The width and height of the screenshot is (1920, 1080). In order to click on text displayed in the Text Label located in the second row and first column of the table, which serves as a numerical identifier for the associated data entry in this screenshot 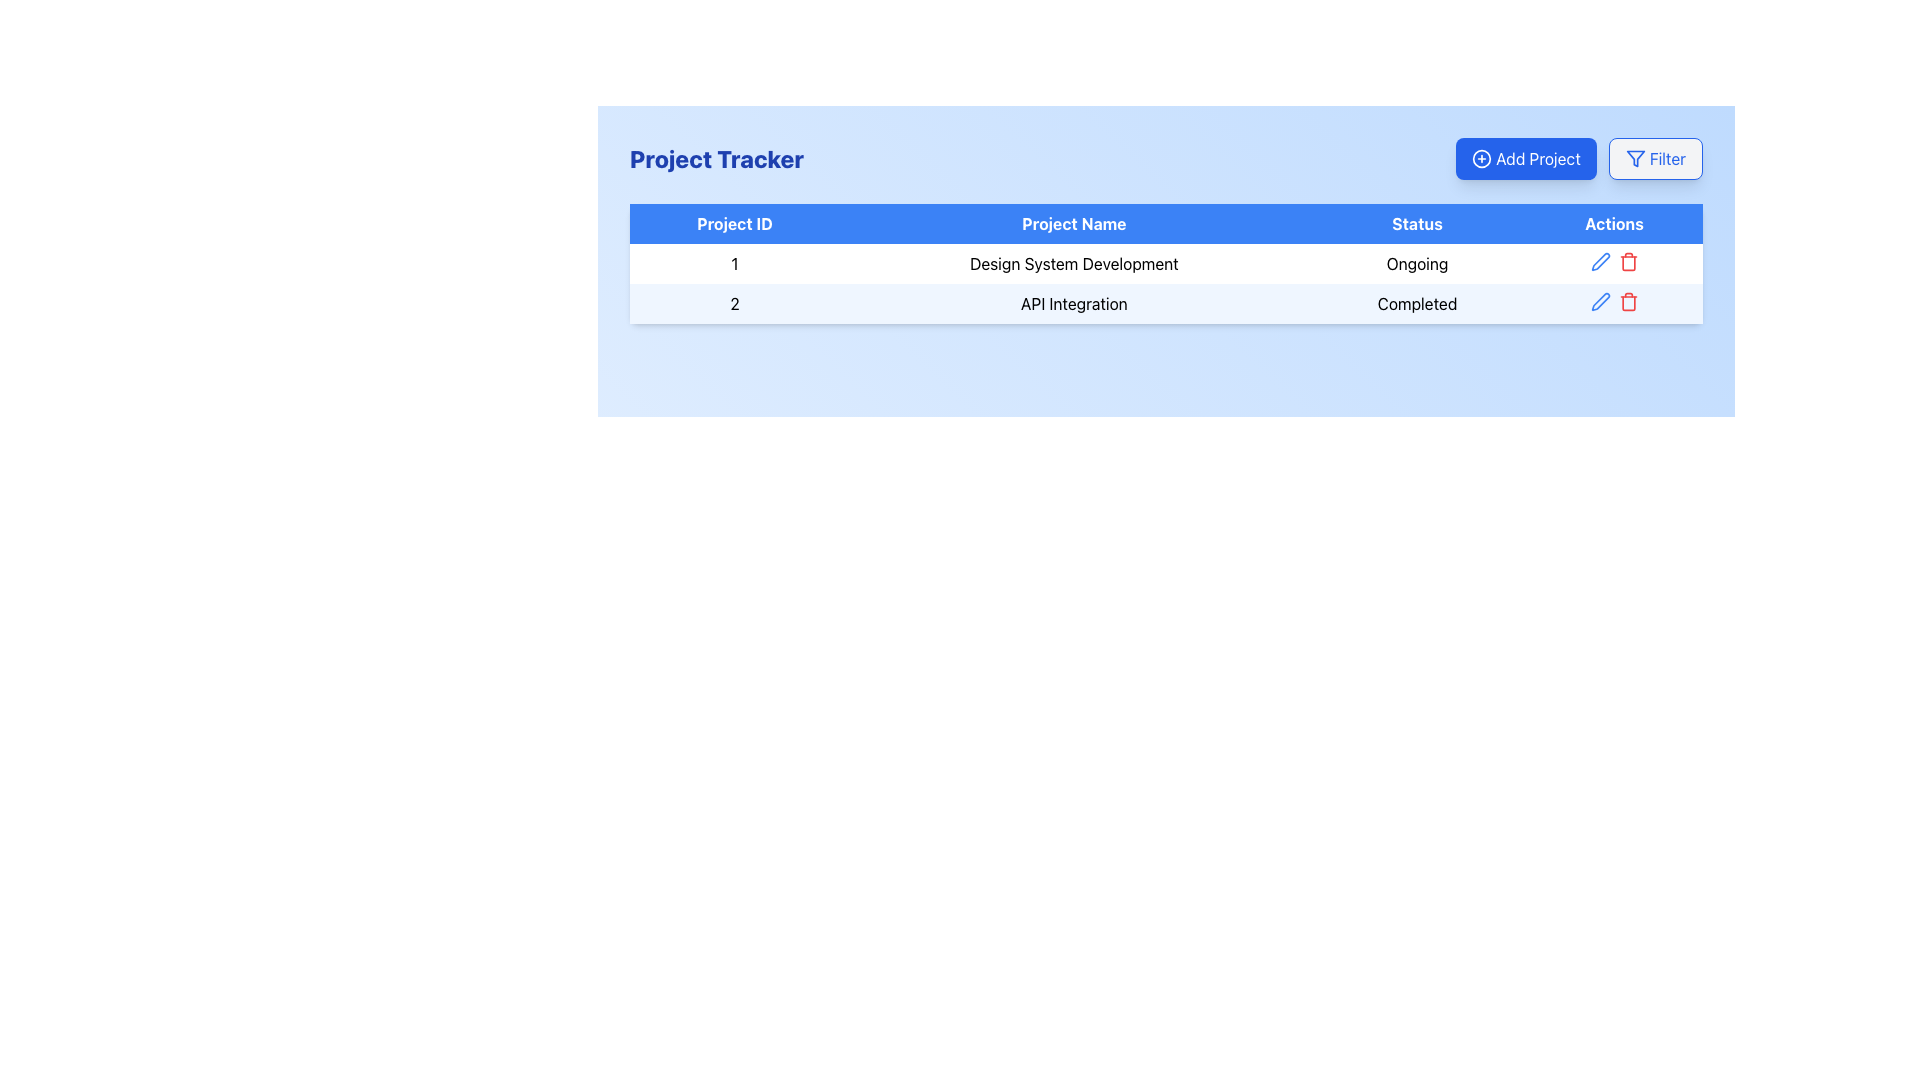, I will do `click(733, 304)`.